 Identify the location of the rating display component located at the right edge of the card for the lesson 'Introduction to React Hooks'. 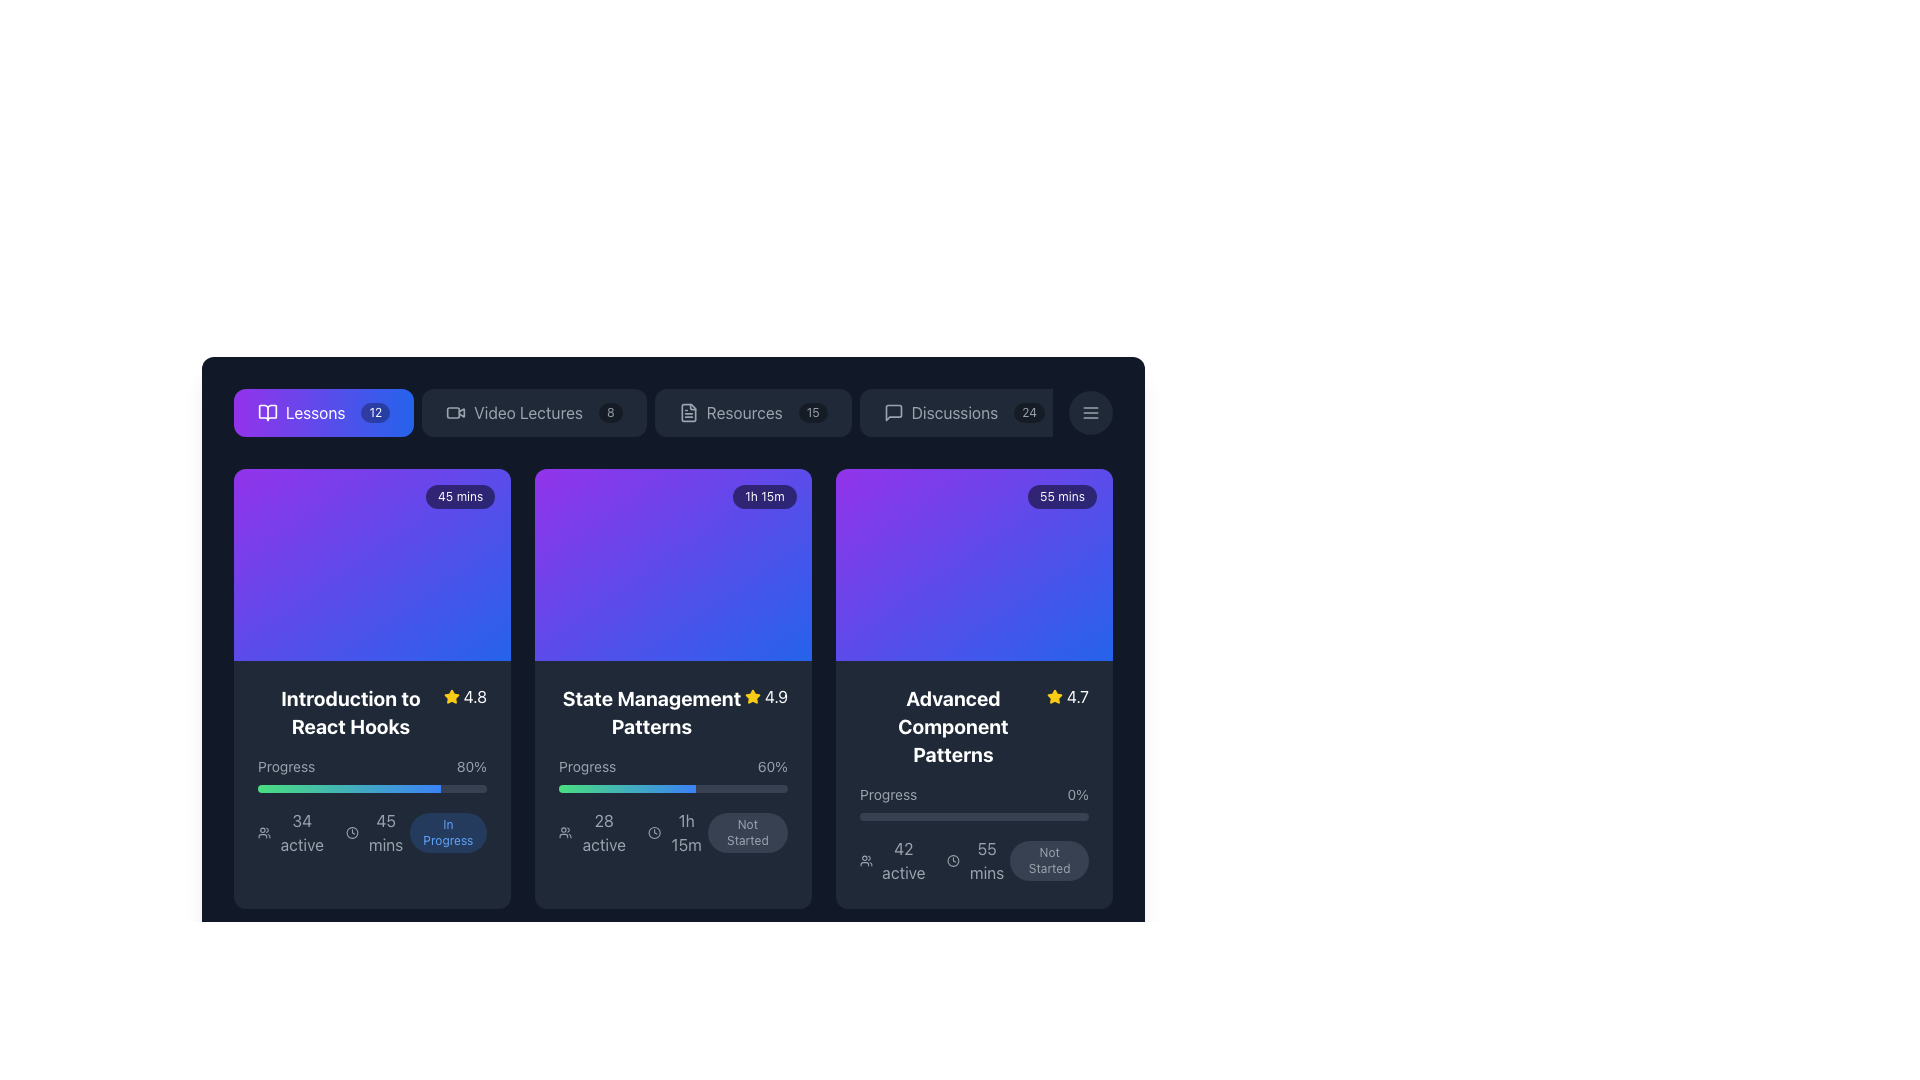
(464, 696).